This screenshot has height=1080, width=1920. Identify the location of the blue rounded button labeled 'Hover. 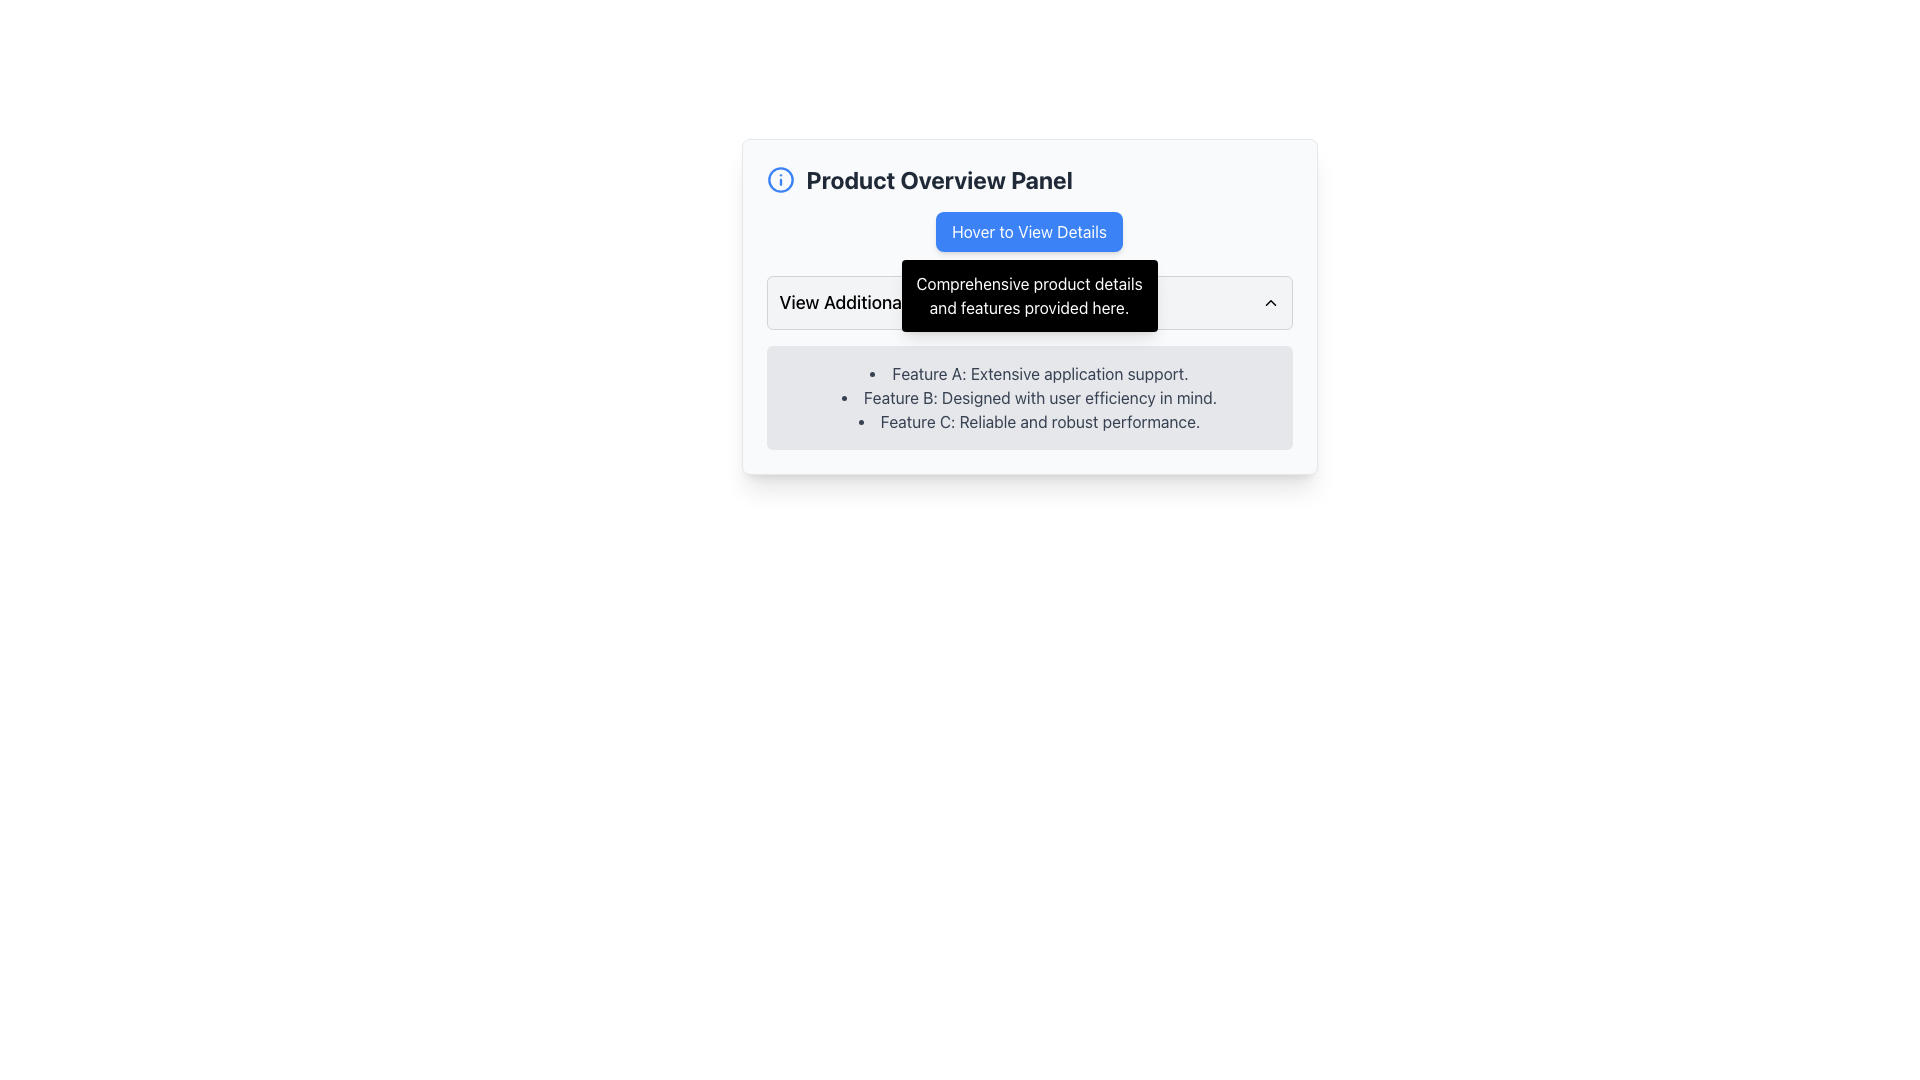
(1029, 230).